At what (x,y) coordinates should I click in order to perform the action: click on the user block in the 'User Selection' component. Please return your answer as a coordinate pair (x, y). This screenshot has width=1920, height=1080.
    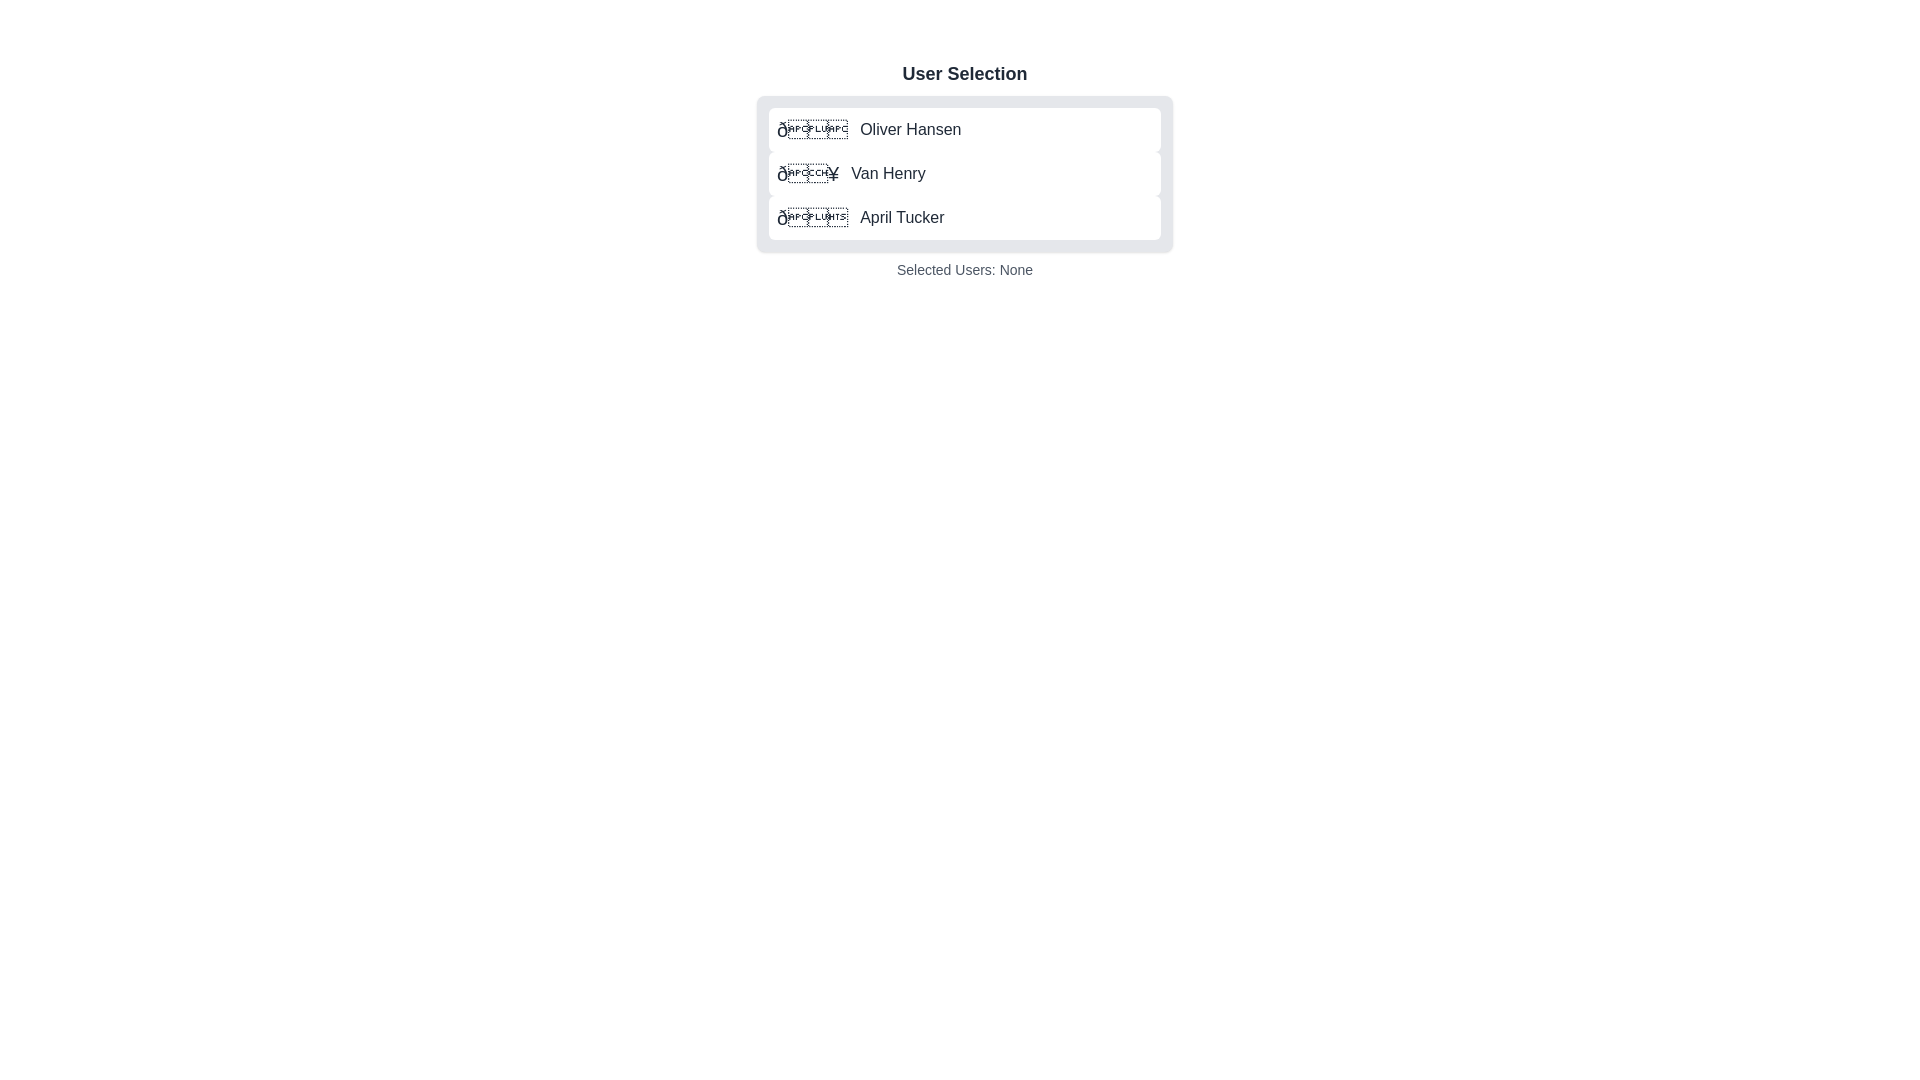
    Looking at the image, I should click on (964, 168).